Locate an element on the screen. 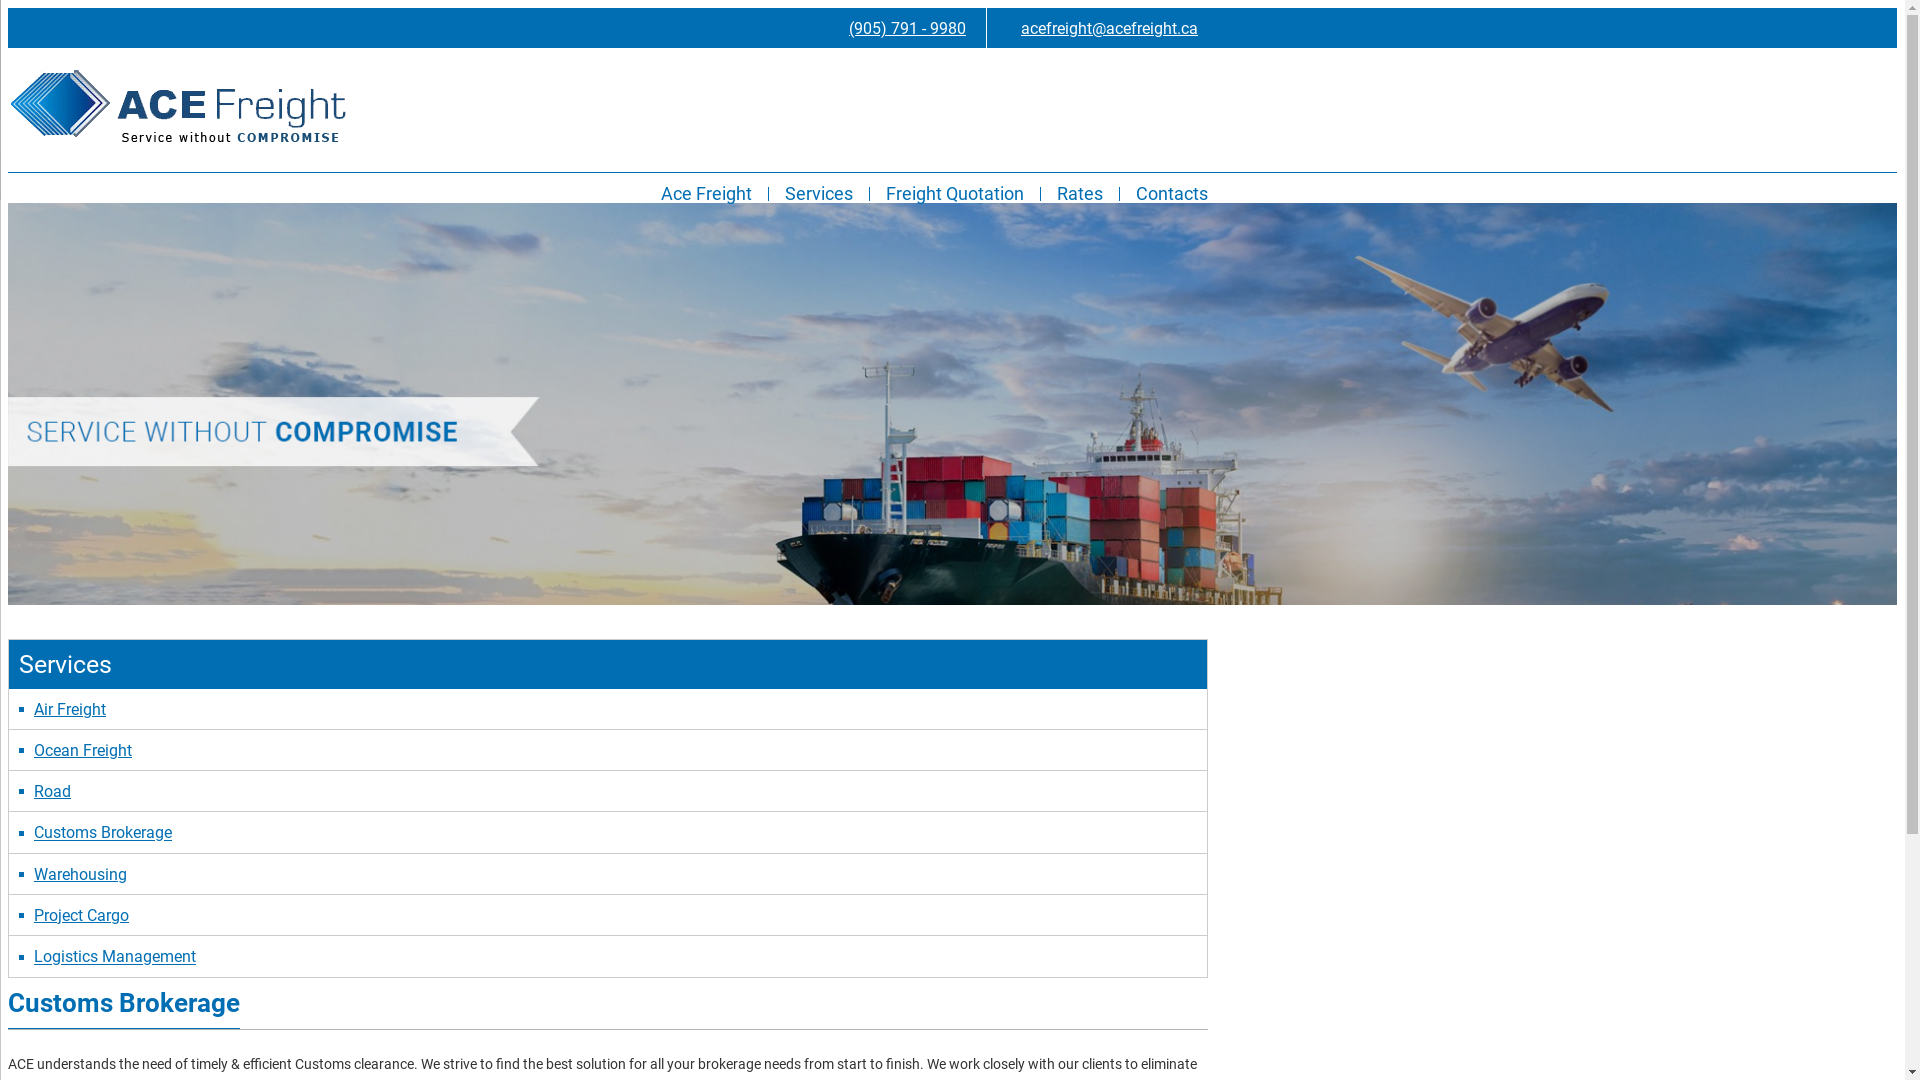  '(905) 791 - 9980' is located at coordinates (829, 28).